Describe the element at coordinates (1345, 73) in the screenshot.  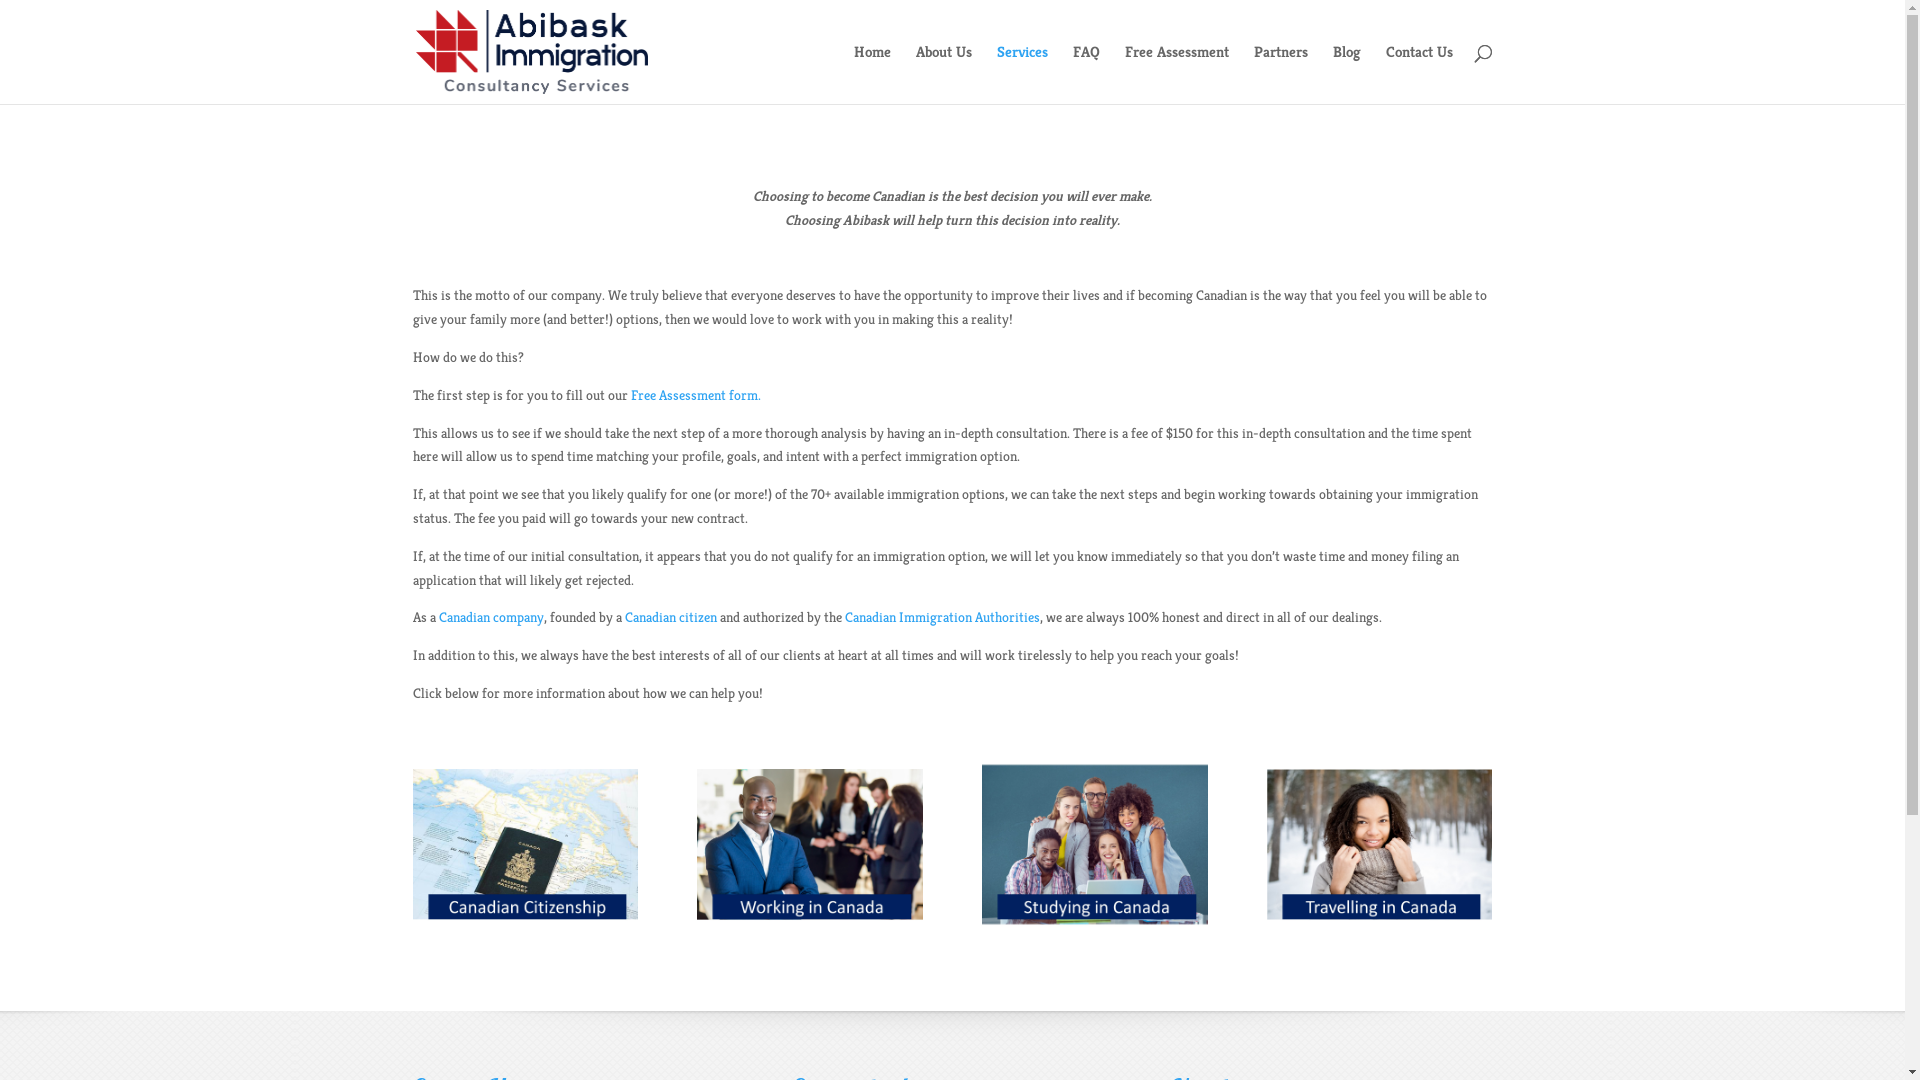
I see `'Blog'` at that location.